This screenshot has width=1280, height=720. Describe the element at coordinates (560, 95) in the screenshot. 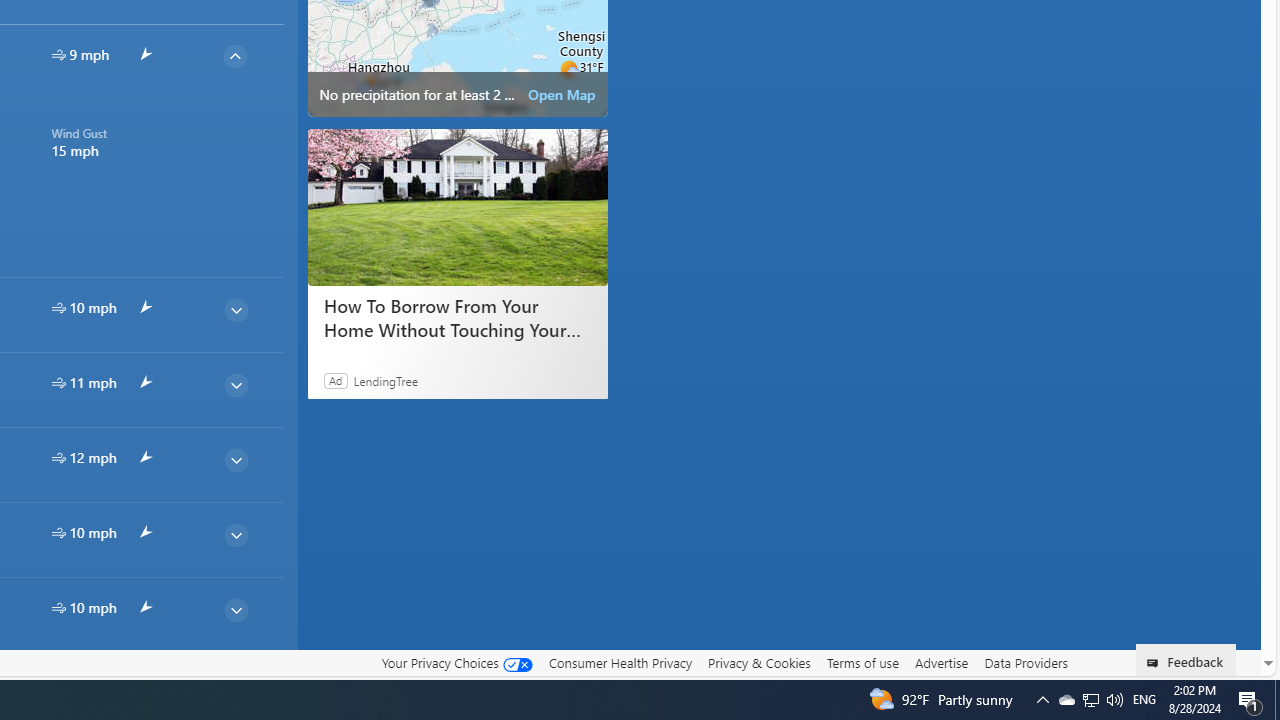

I see `'Open Map'` at that location.